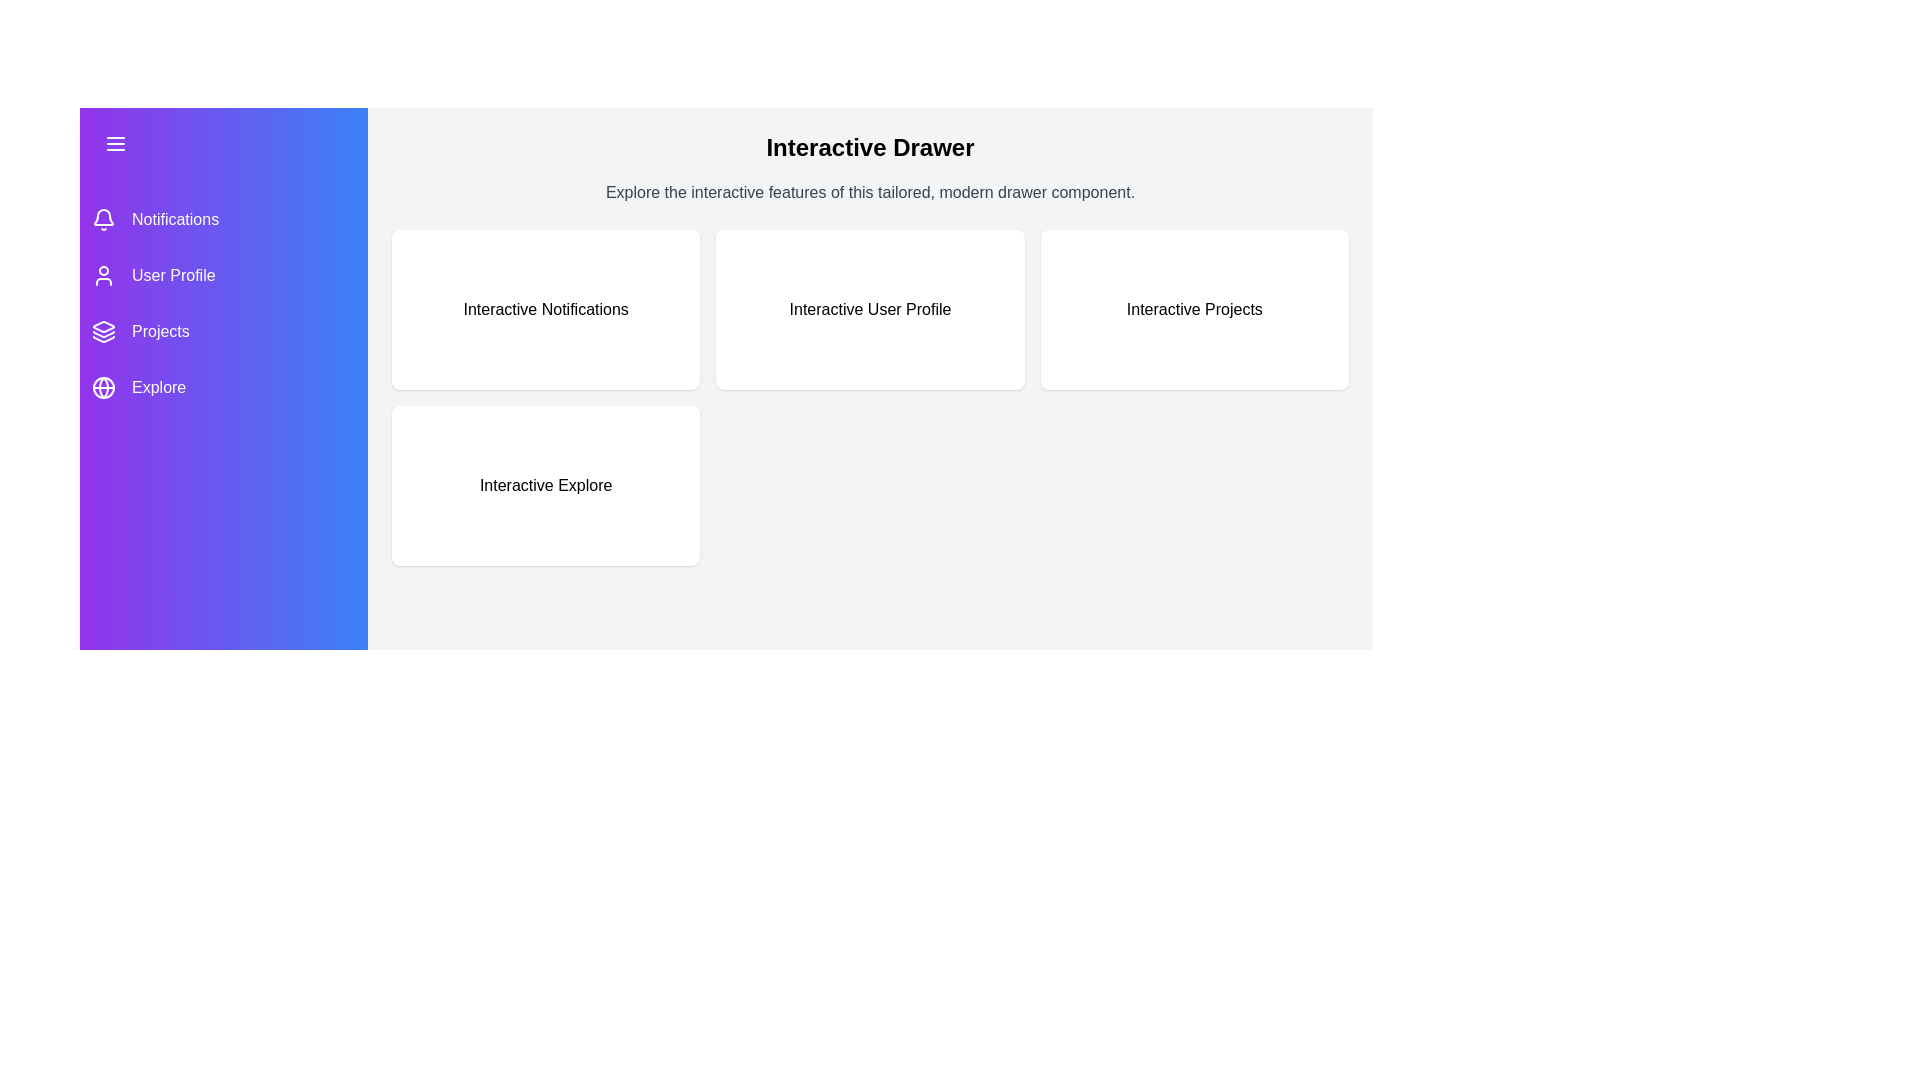  What do you see at coordinates (224, 219) in the screenshot?
I see `the menu item Notifications to navigate` at bounding box center [224, 219].